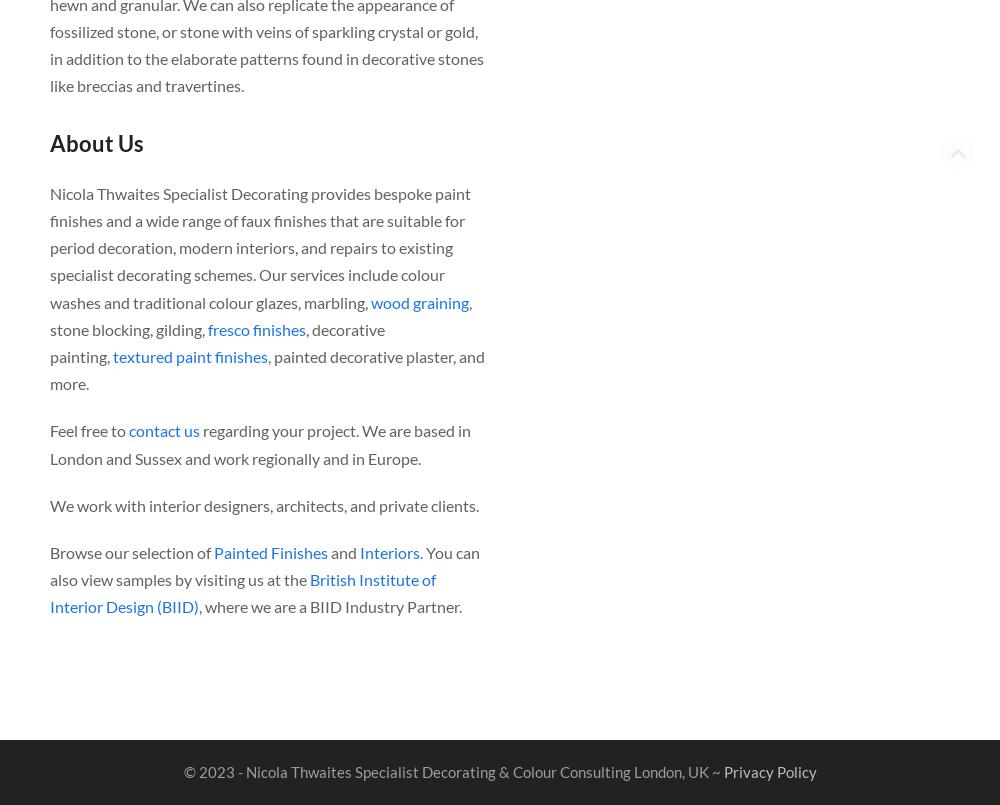 The image size is (1000, 805). Describe the element at coordinates (242, 592) in the screenshot. I see `'British Institute of Interior Design (BIID)'` at that location.